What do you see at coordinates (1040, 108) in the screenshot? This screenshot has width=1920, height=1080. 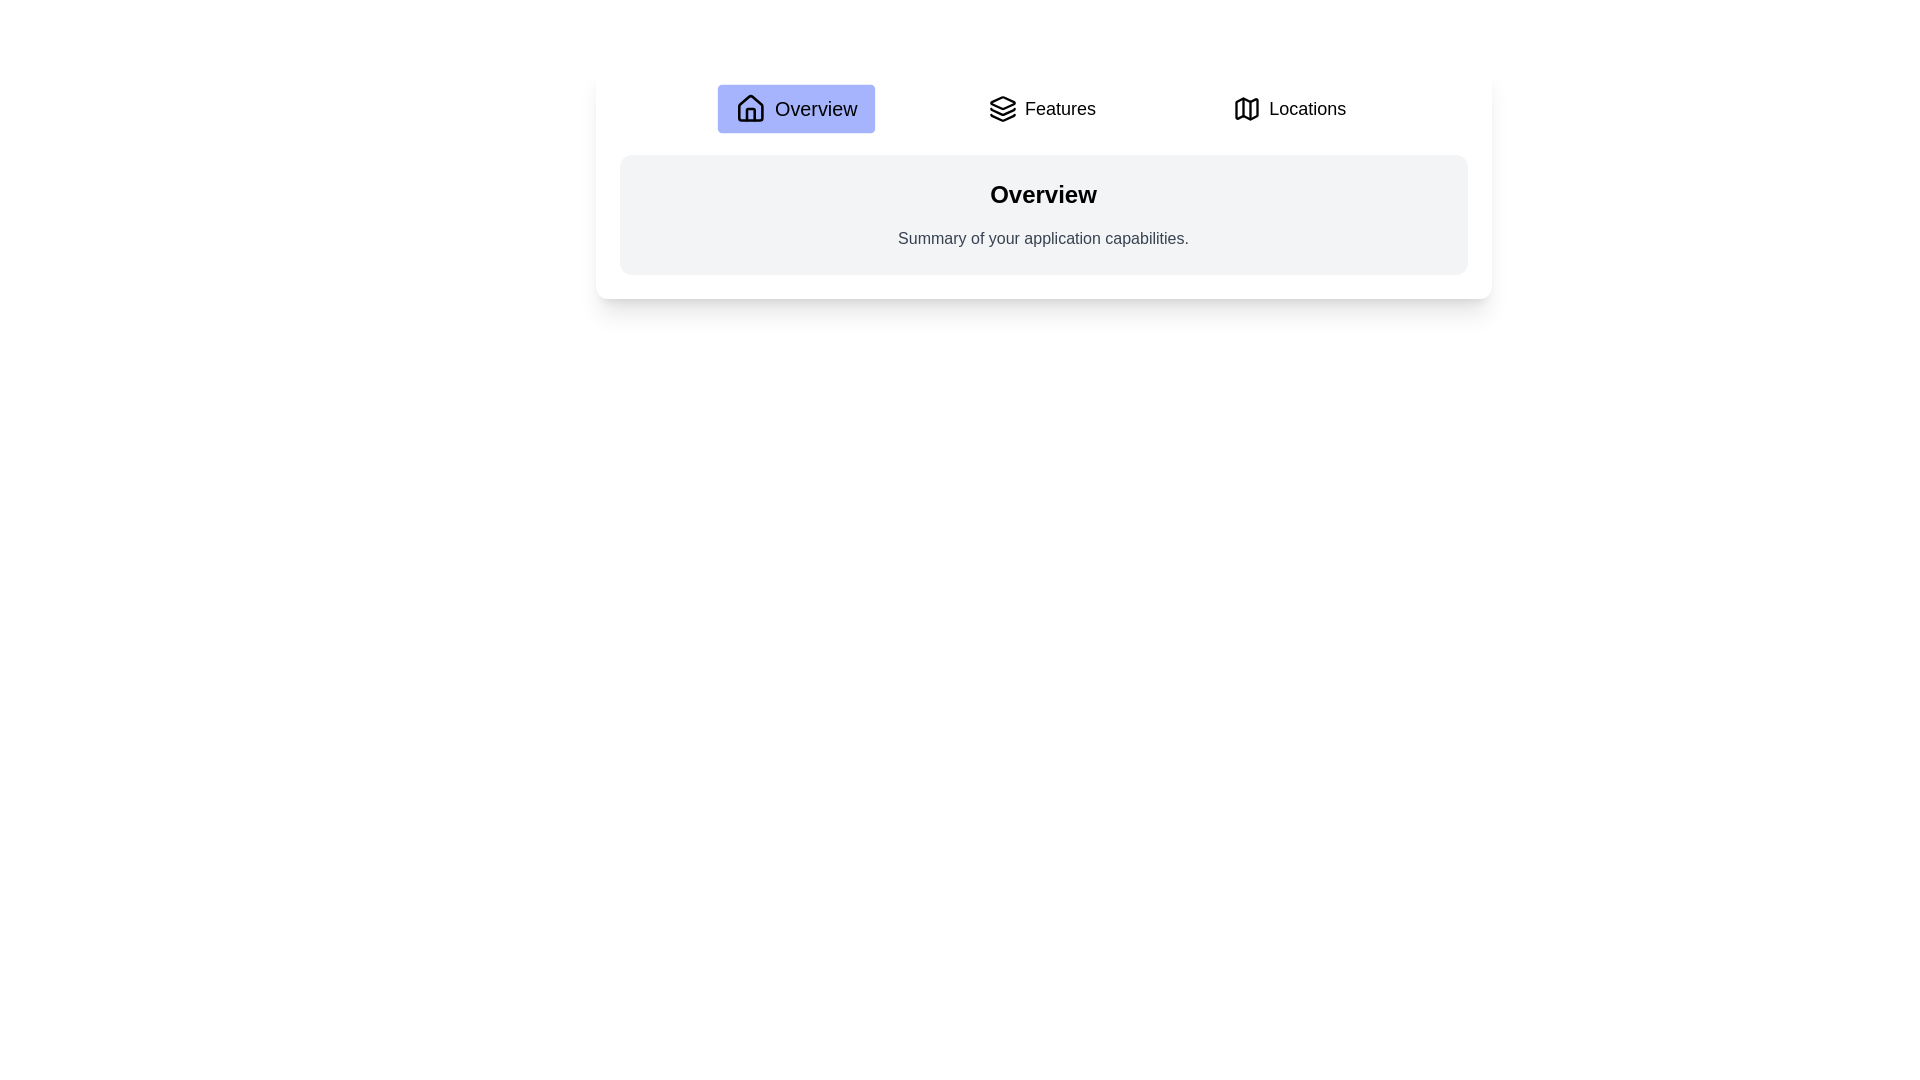 I see `the Features tab to navigate to its content` at bounding box center [1040, 108].